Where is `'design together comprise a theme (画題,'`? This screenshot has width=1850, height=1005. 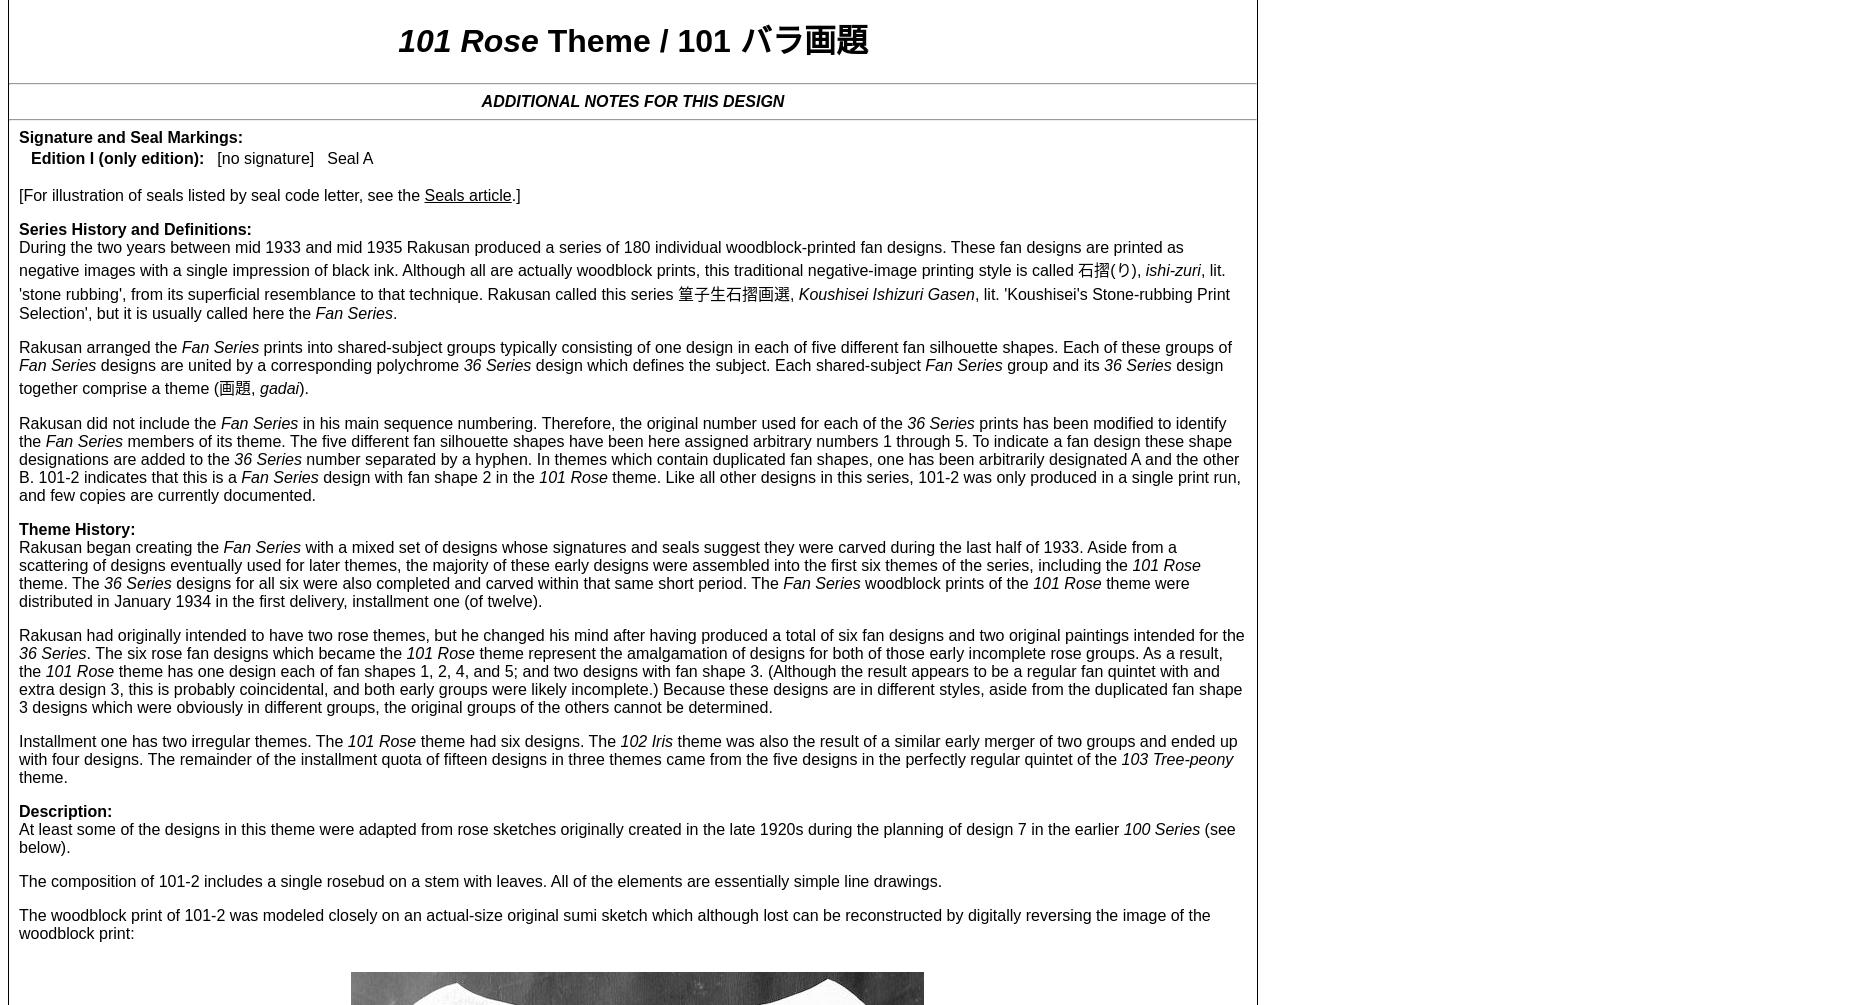 'design together comprise a theme (画題,' is located at coordinates (621, 375).